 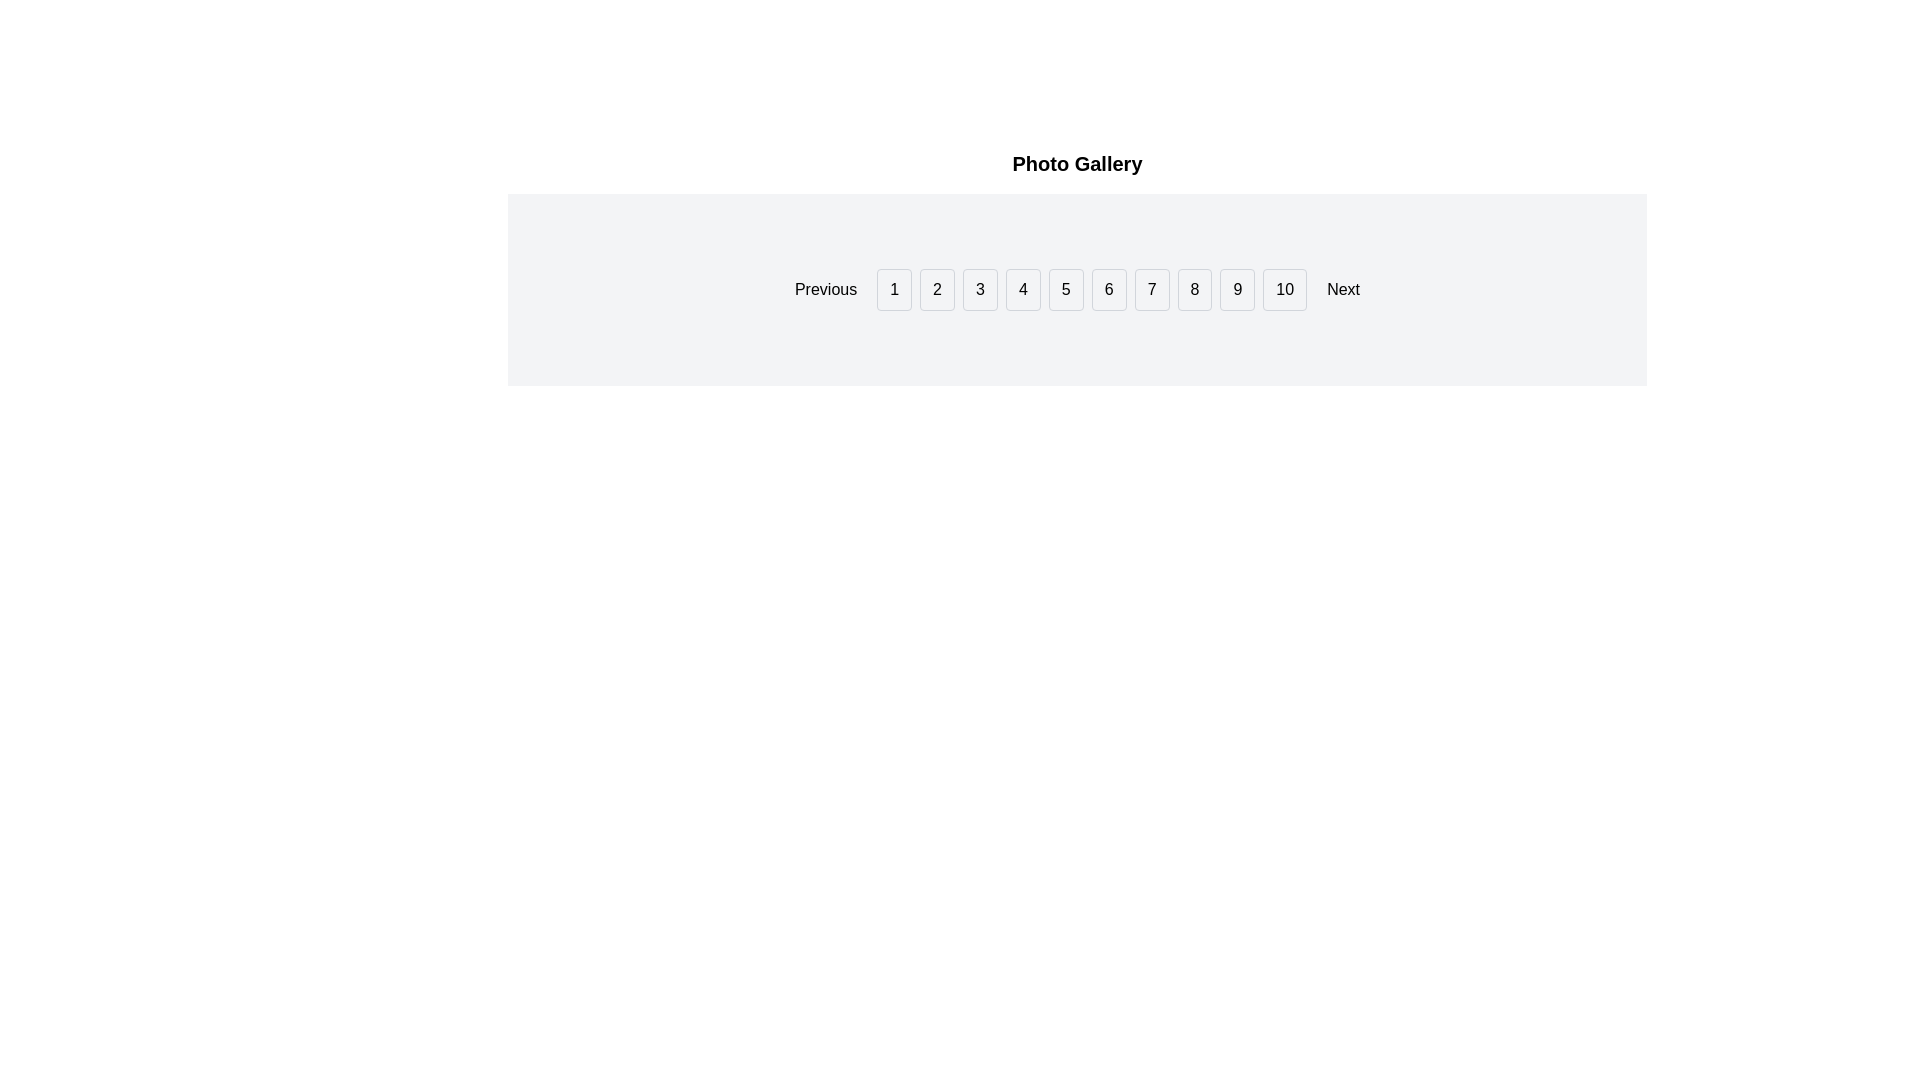 I want to click on the square-shaped button with a light gray background and rounded corners that contains the black numeral '1', so click(x=893, y=289).